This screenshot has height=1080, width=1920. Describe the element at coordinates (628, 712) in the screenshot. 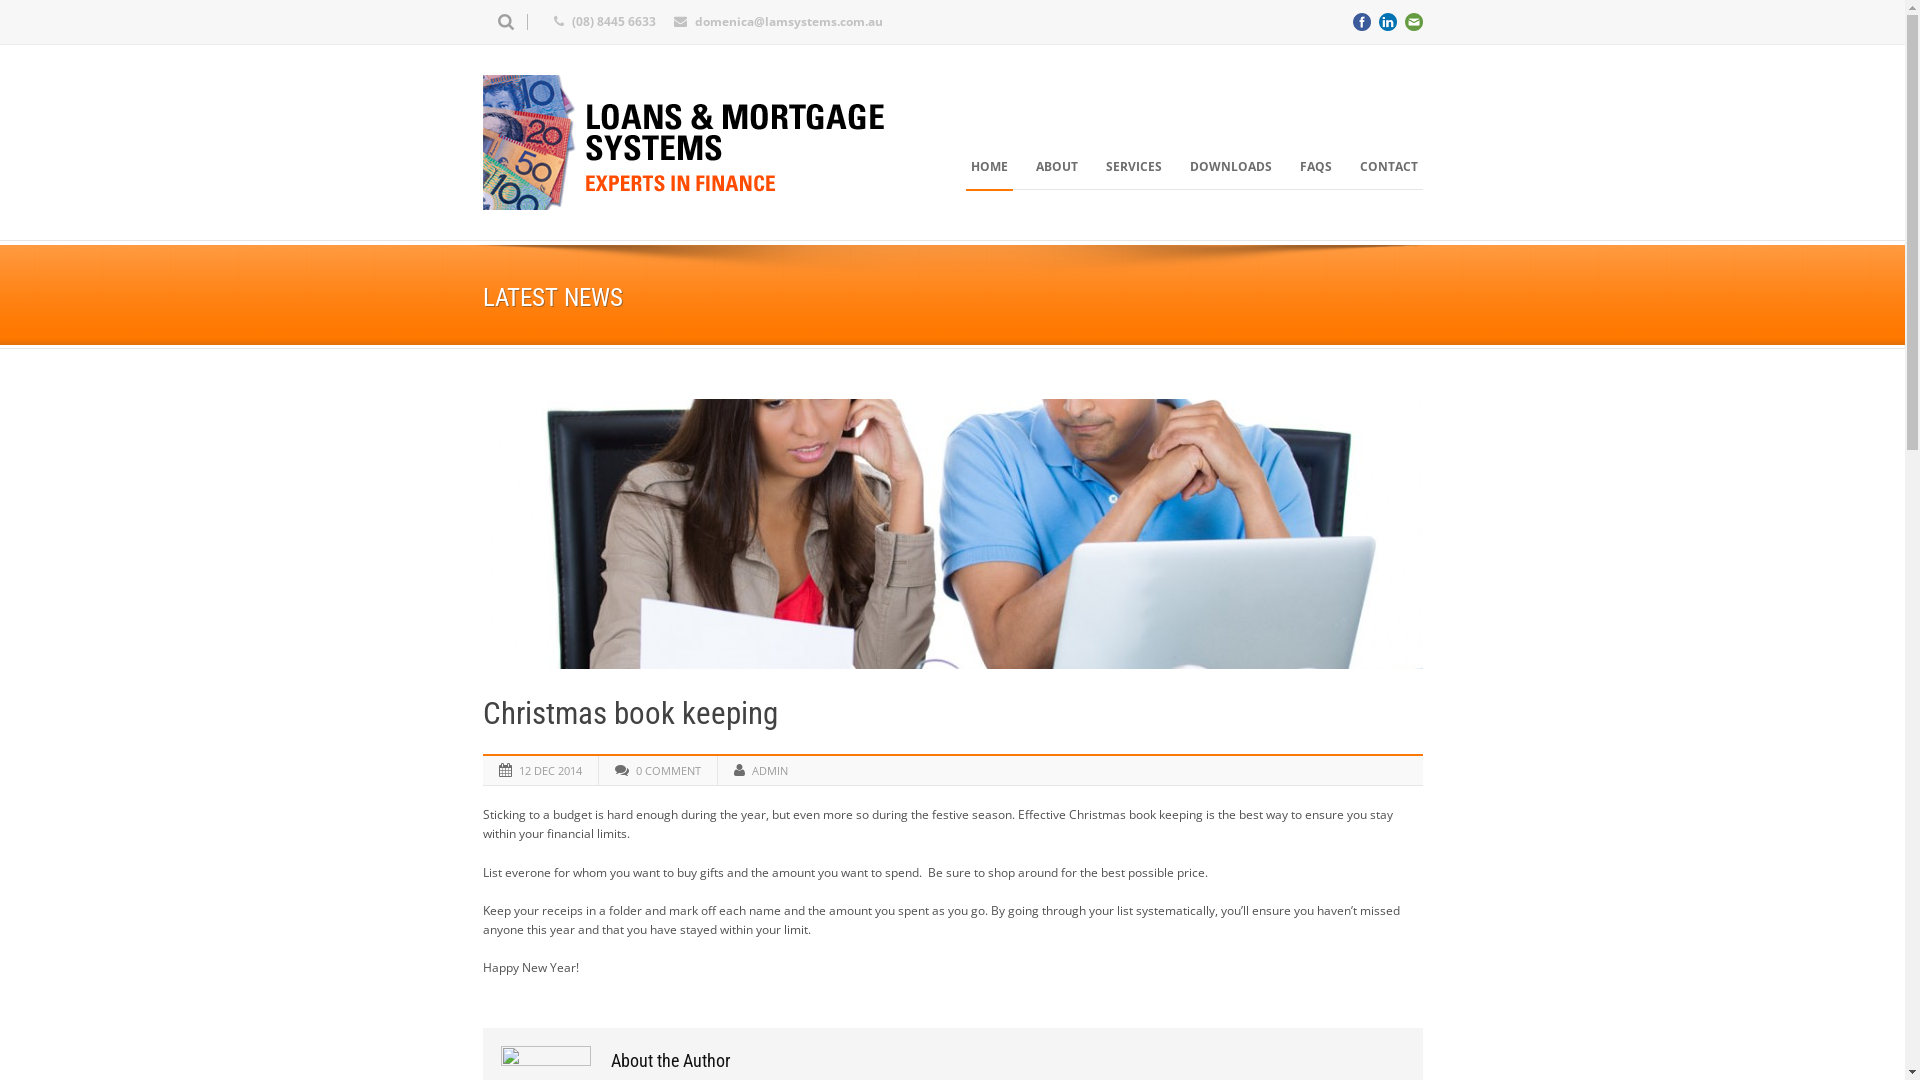

I see `'Christmas book keeping'` at that location.